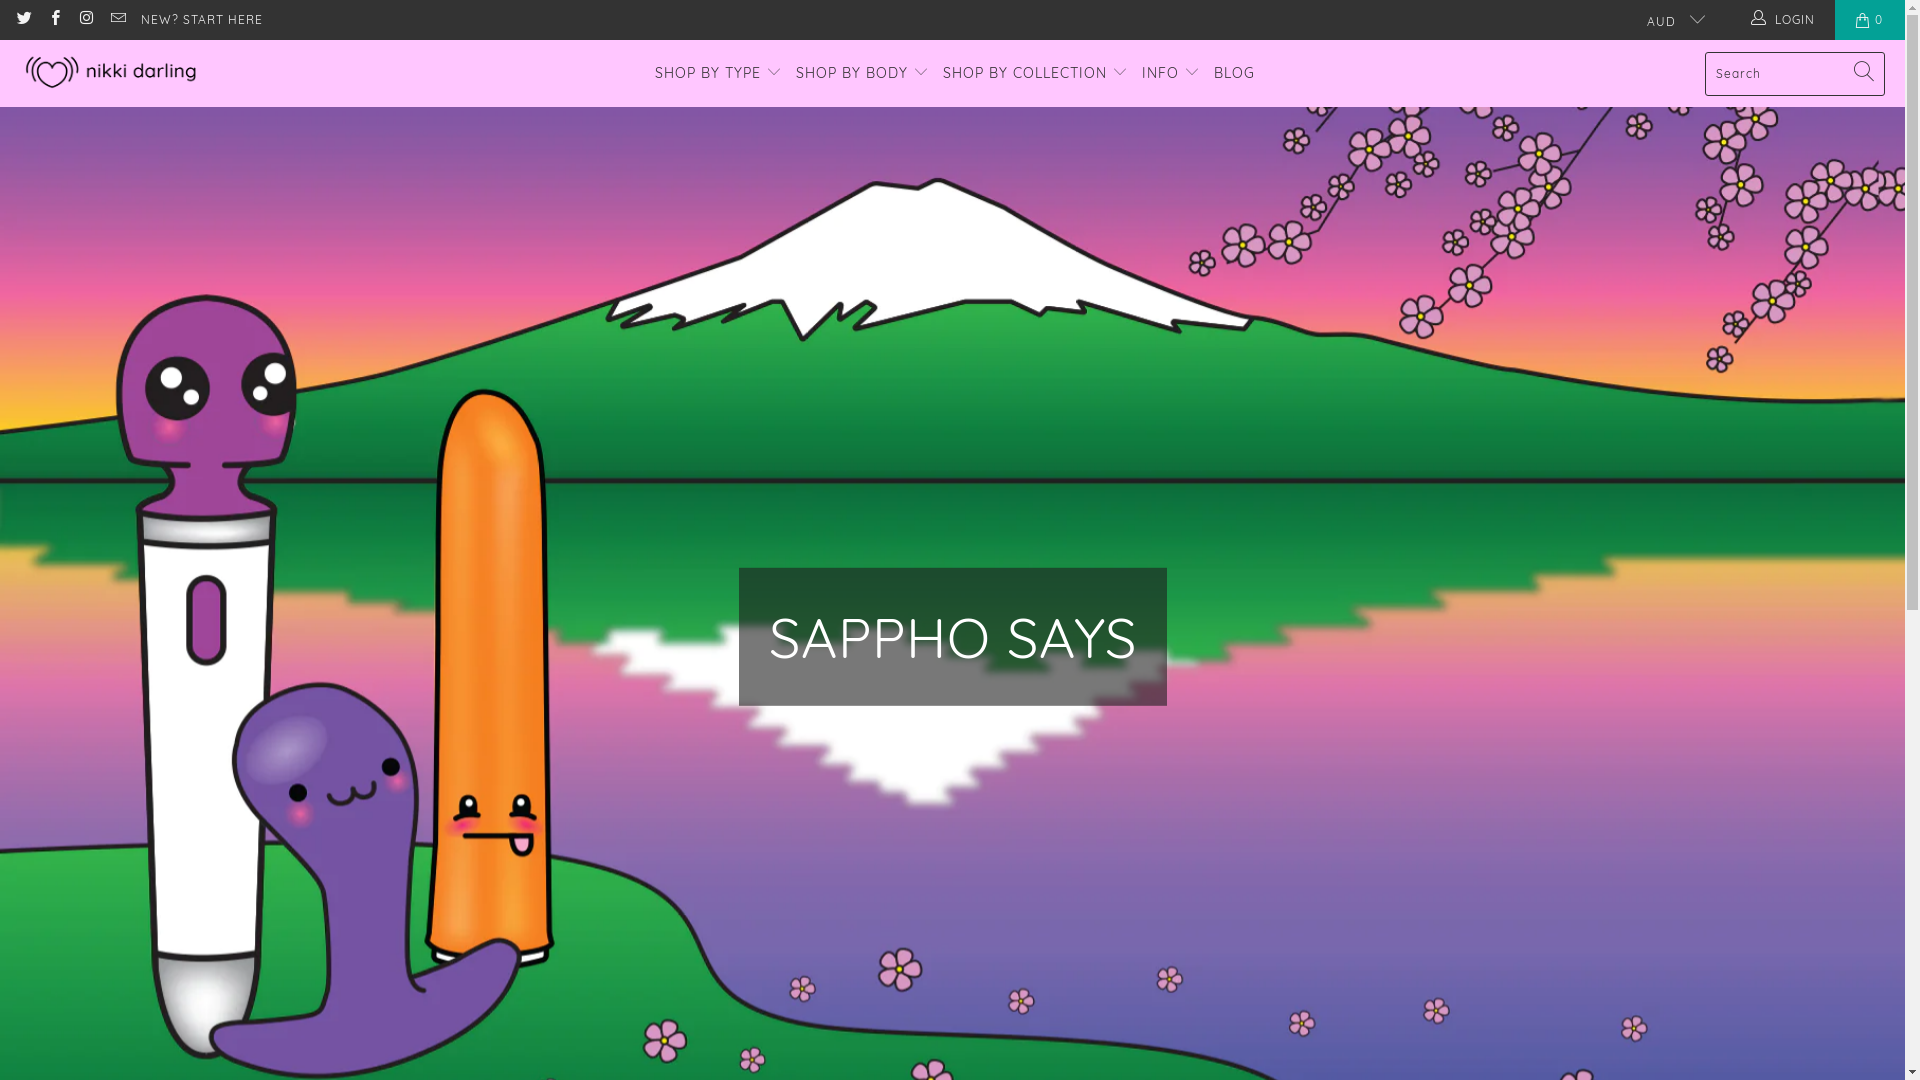 The height and width of the screenshot is (1080, 1920). Describe the element at coordinates (139, 19) in the screenshot. I see `'NEW? START HERE'` at that location.